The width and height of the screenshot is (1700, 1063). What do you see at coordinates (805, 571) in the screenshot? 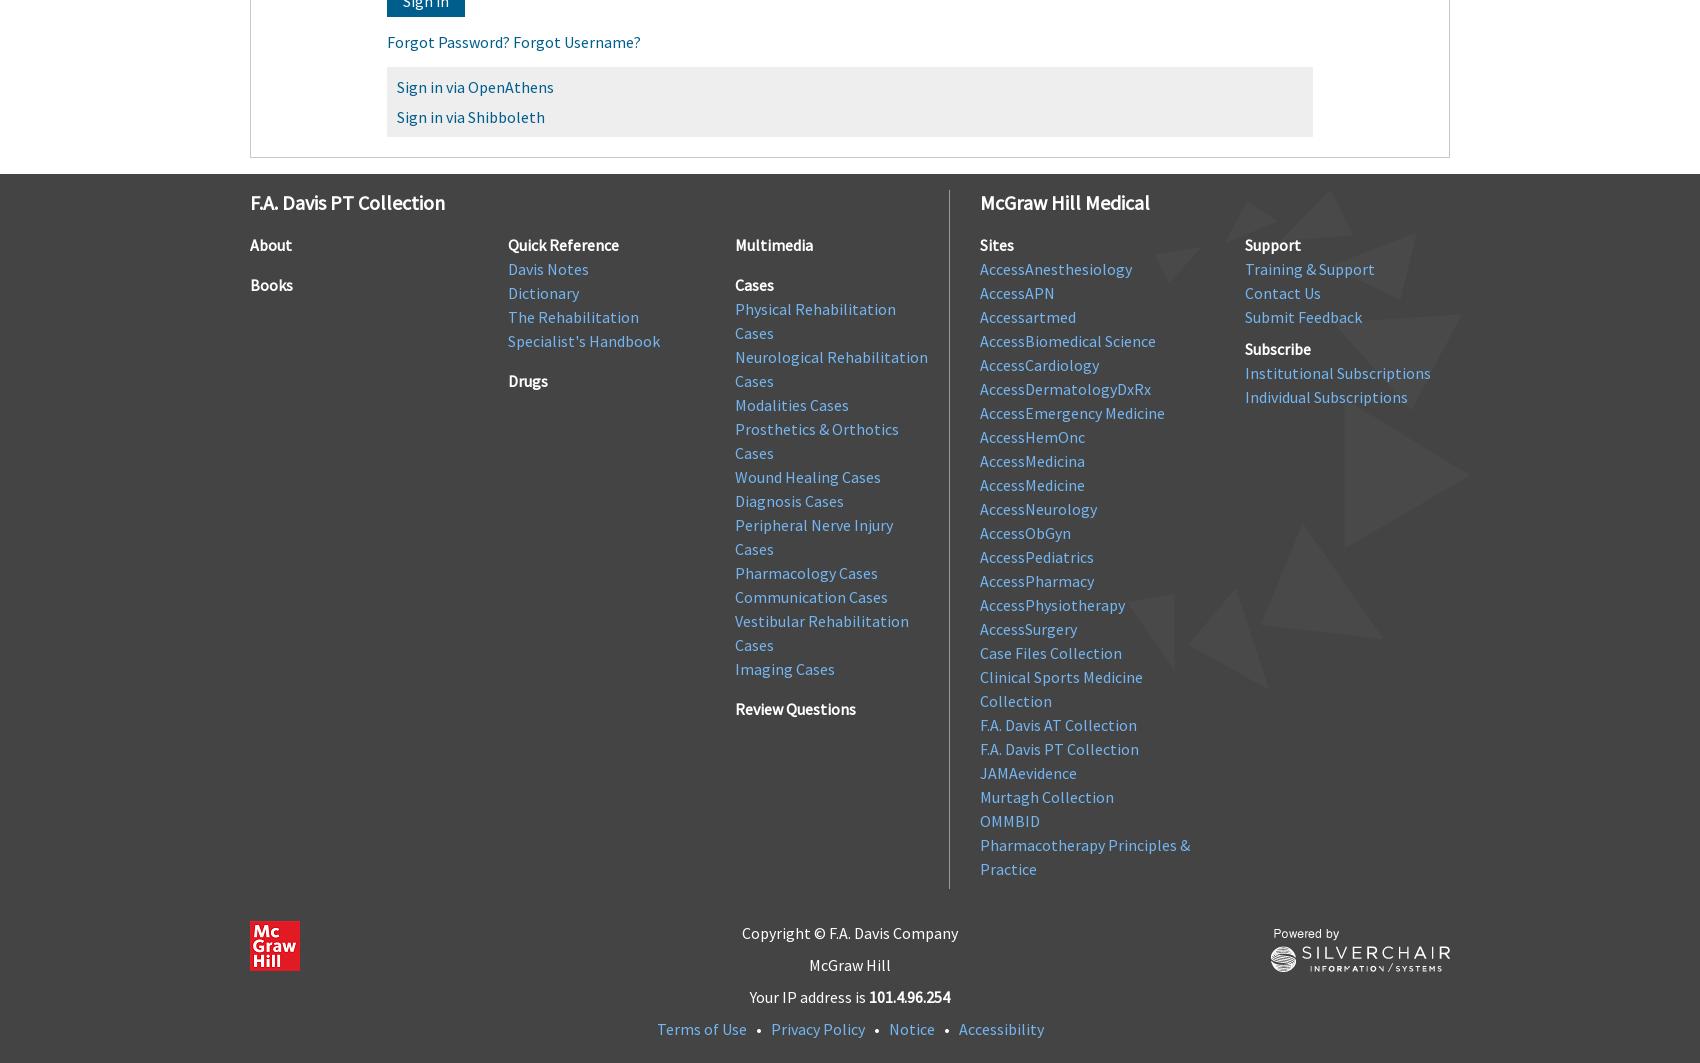
I see `'Pharmacology Cases'` at bounding box center [805, 571].